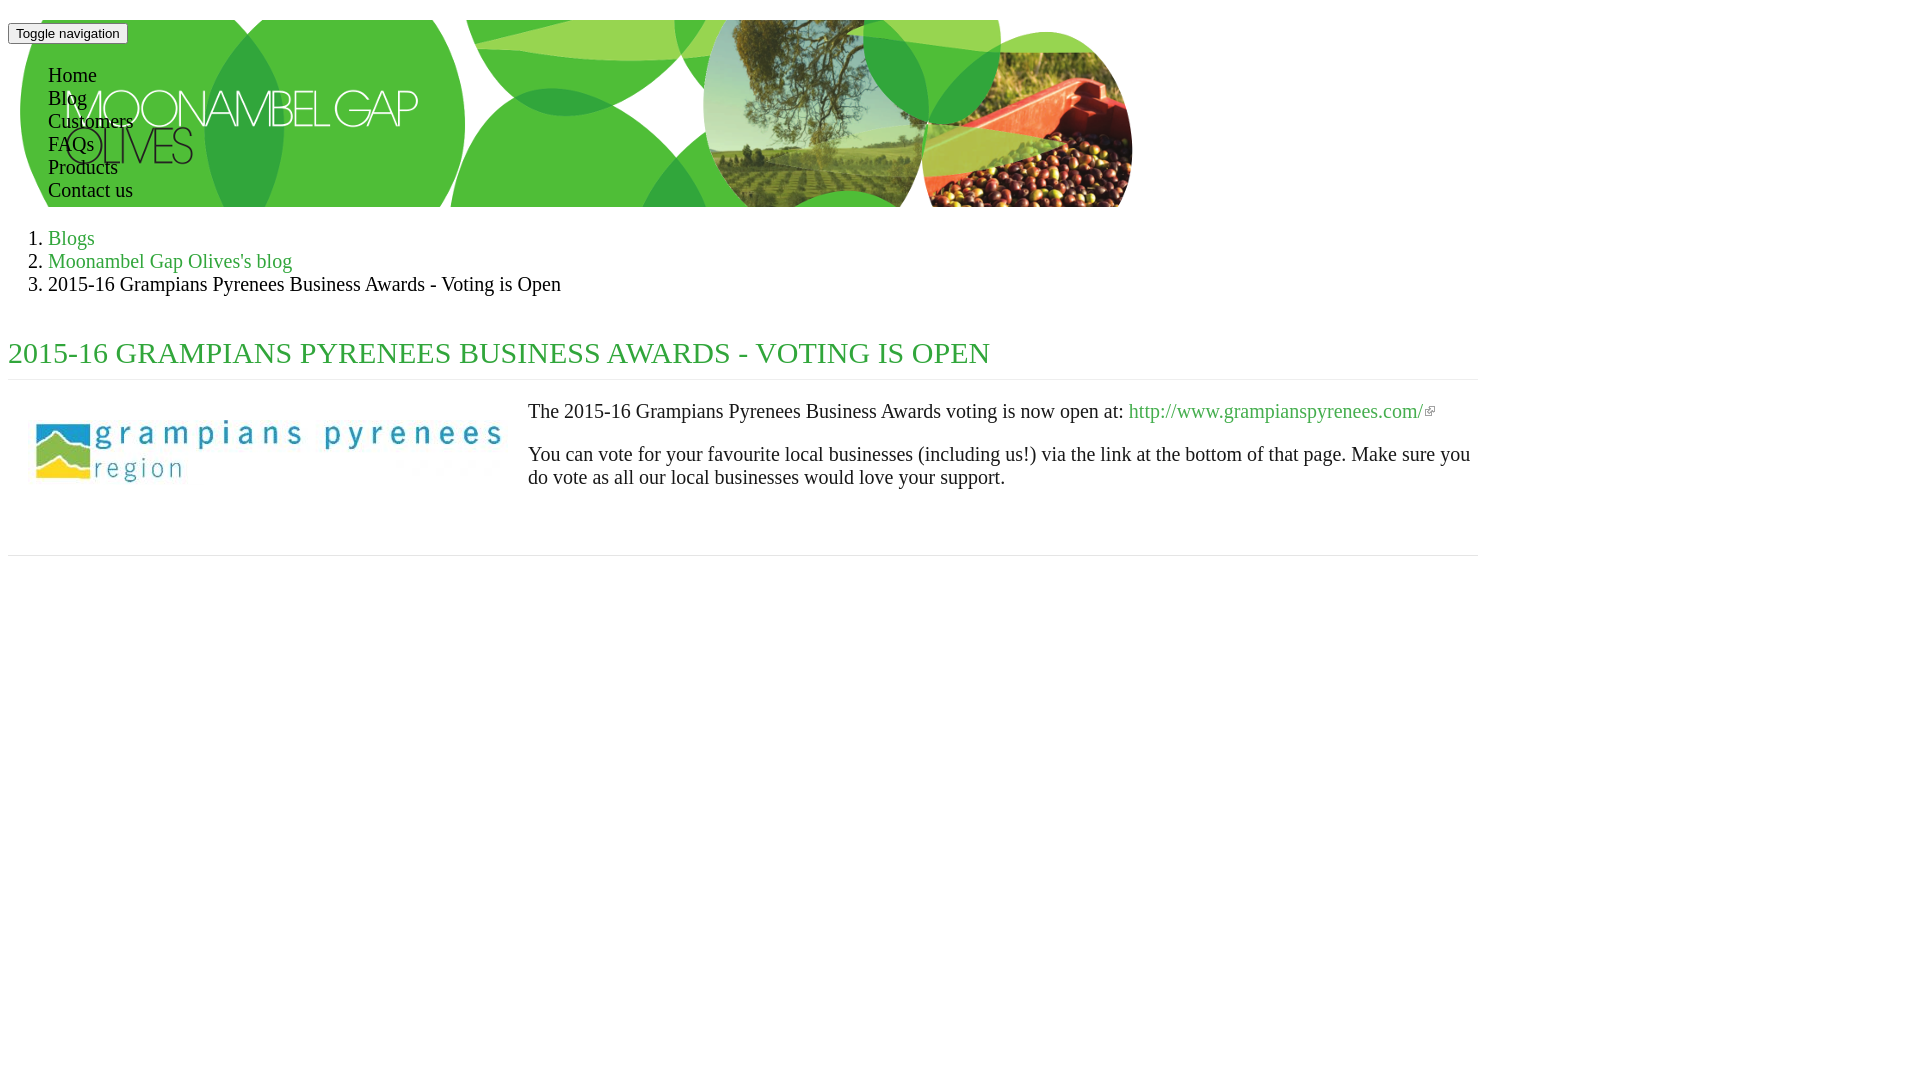 This screenshot has height=1080, width=1920. What do you see at coordinates (89, 189) in the screenshot?
I see `'Contact us'` at bounding box center [89, 189].